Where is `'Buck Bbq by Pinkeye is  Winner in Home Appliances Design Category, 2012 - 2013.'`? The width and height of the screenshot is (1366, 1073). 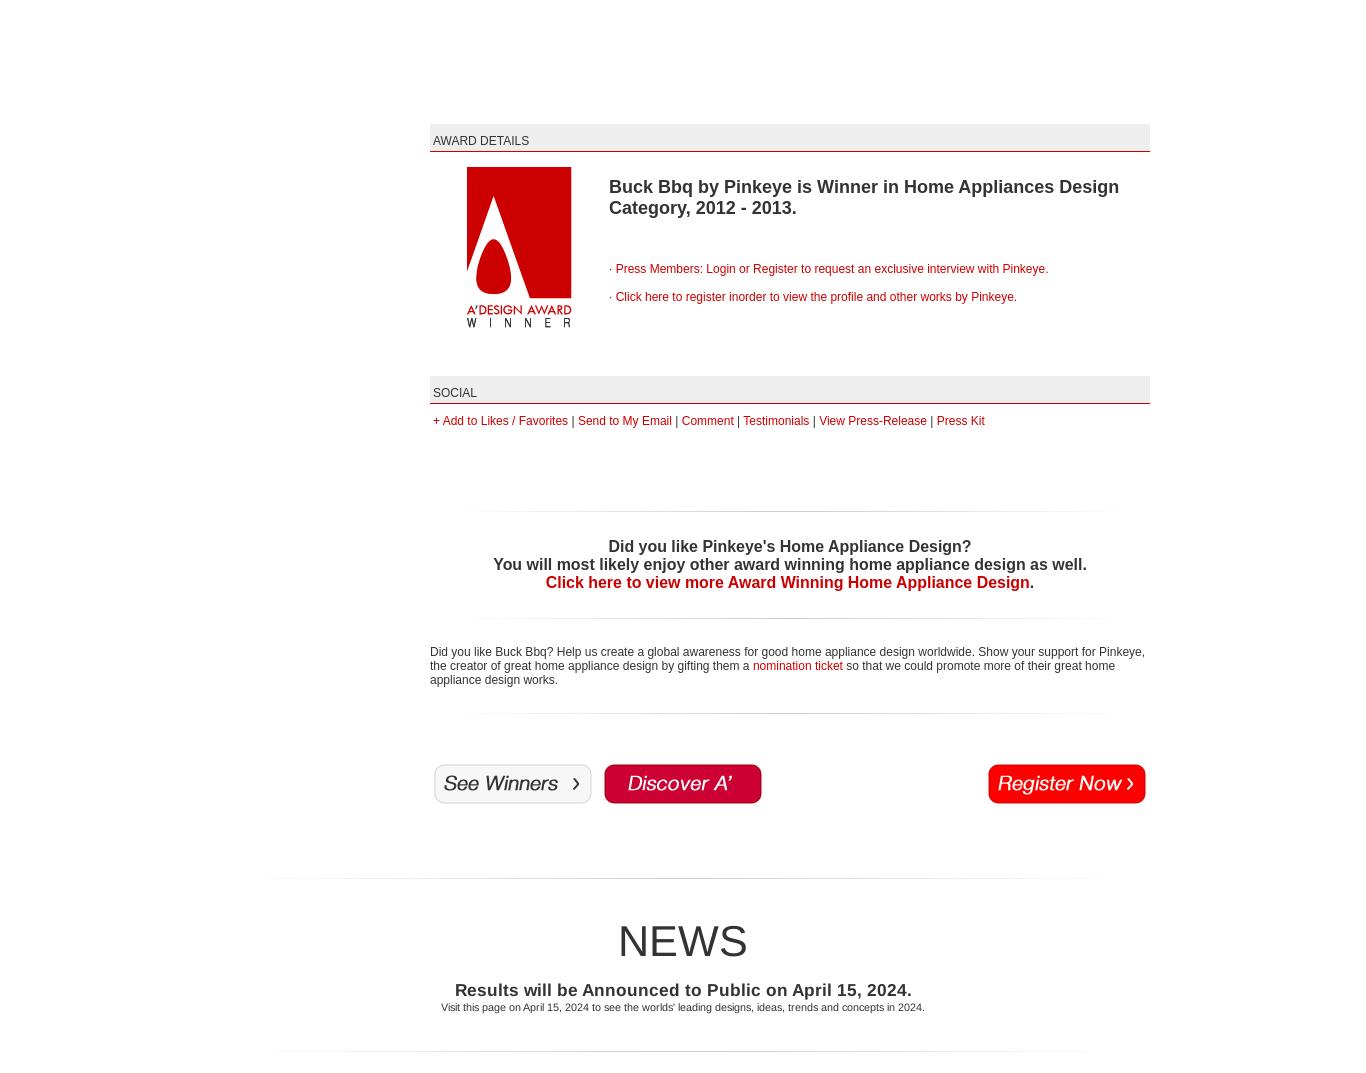 'Buck Bbq by Pinkeye is  Winner in Home Appliances Design Category, 2012 - 2013.' is located at coordinates (862, 196).